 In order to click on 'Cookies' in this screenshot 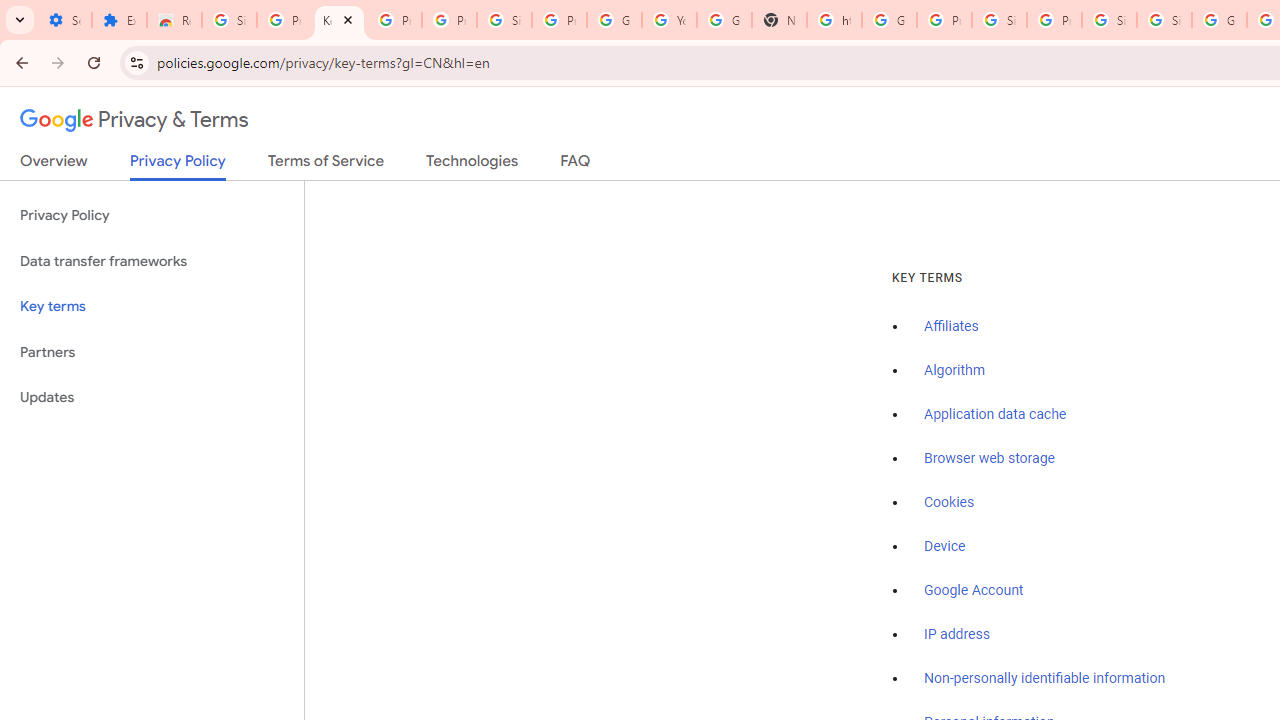, I will do `click(948, 501)`.